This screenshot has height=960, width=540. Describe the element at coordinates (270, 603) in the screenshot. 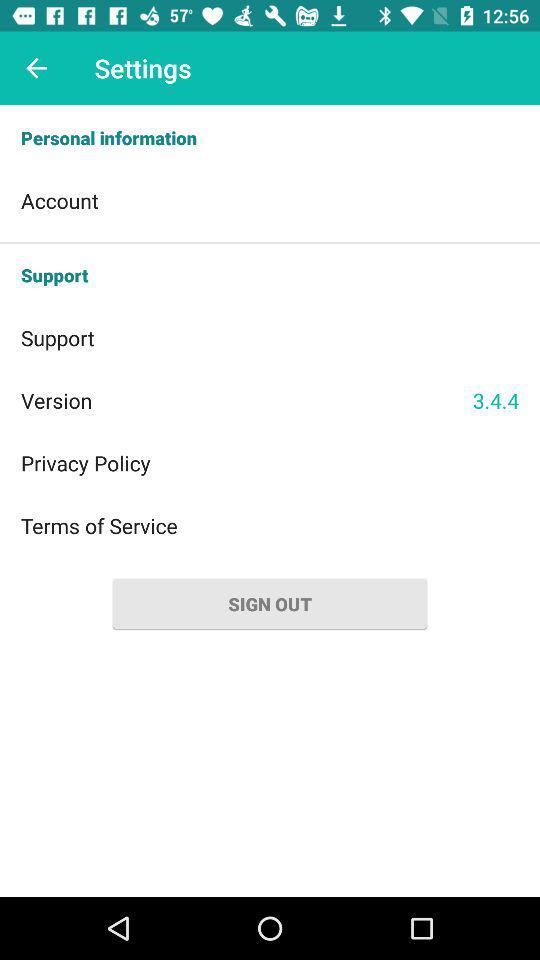

I see `sign out button on page` at that location.